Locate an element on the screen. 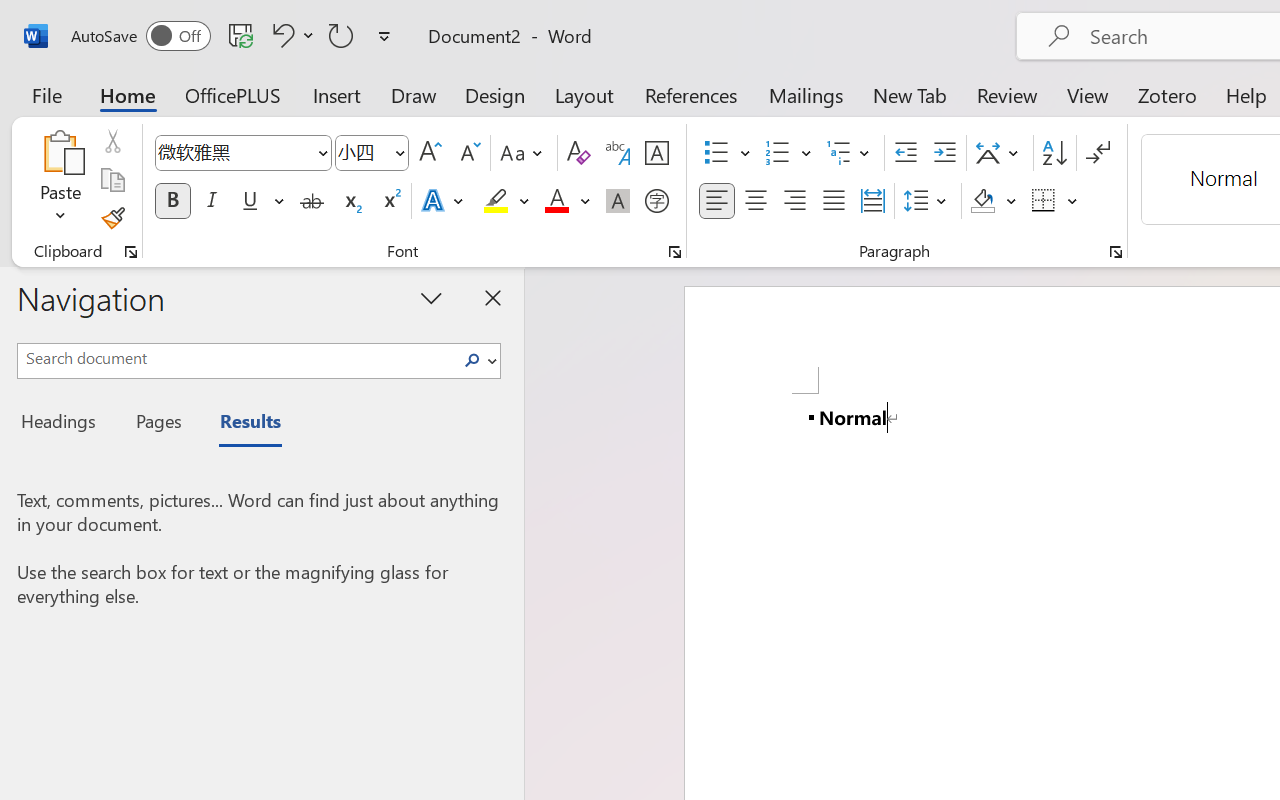 The height and width of the screenshot is (800, 1280). 'Borders' is located at coordinates (1043, 201).